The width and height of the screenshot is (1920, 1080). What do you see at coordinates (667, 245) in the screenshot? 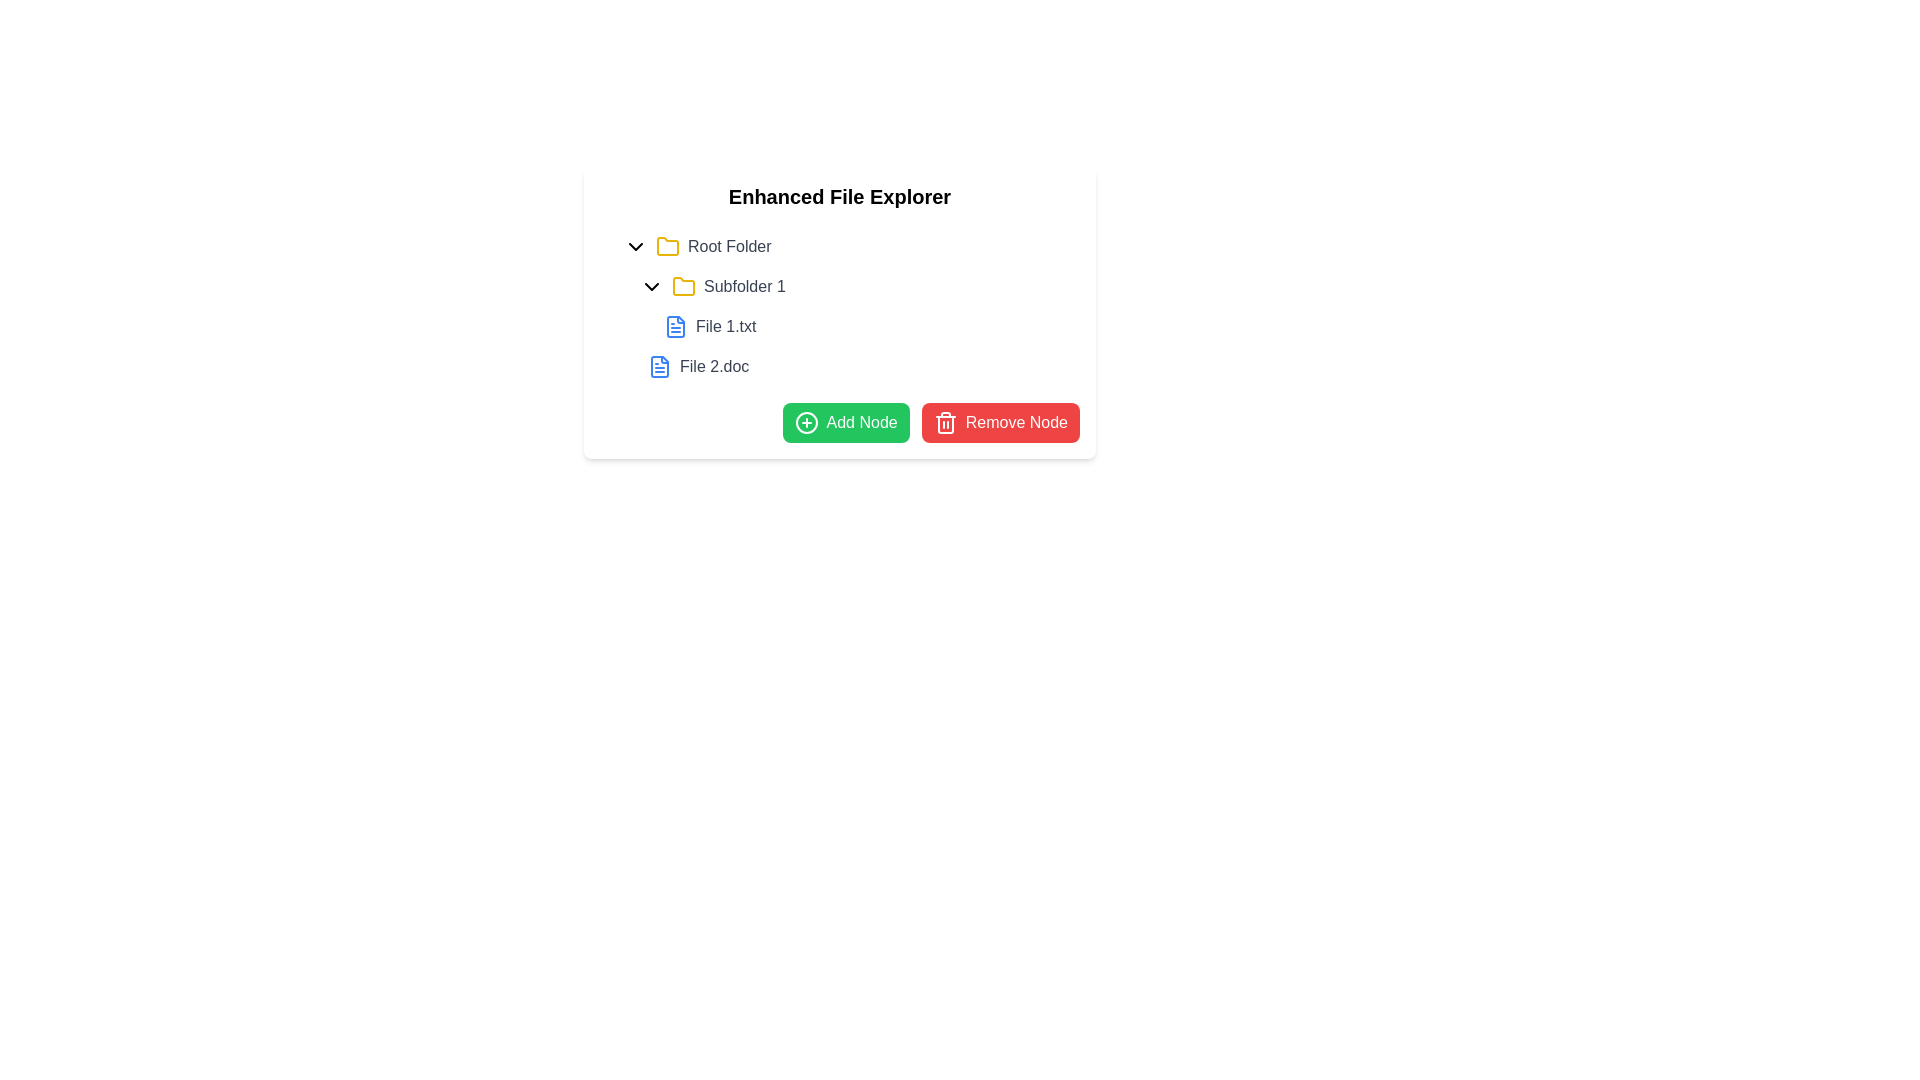
I see `the root folder icon in the file explorer layout, which is visually identified as a folder and located to the immediate left of the text 'Root Folder'` at bounding box center [667, 245].